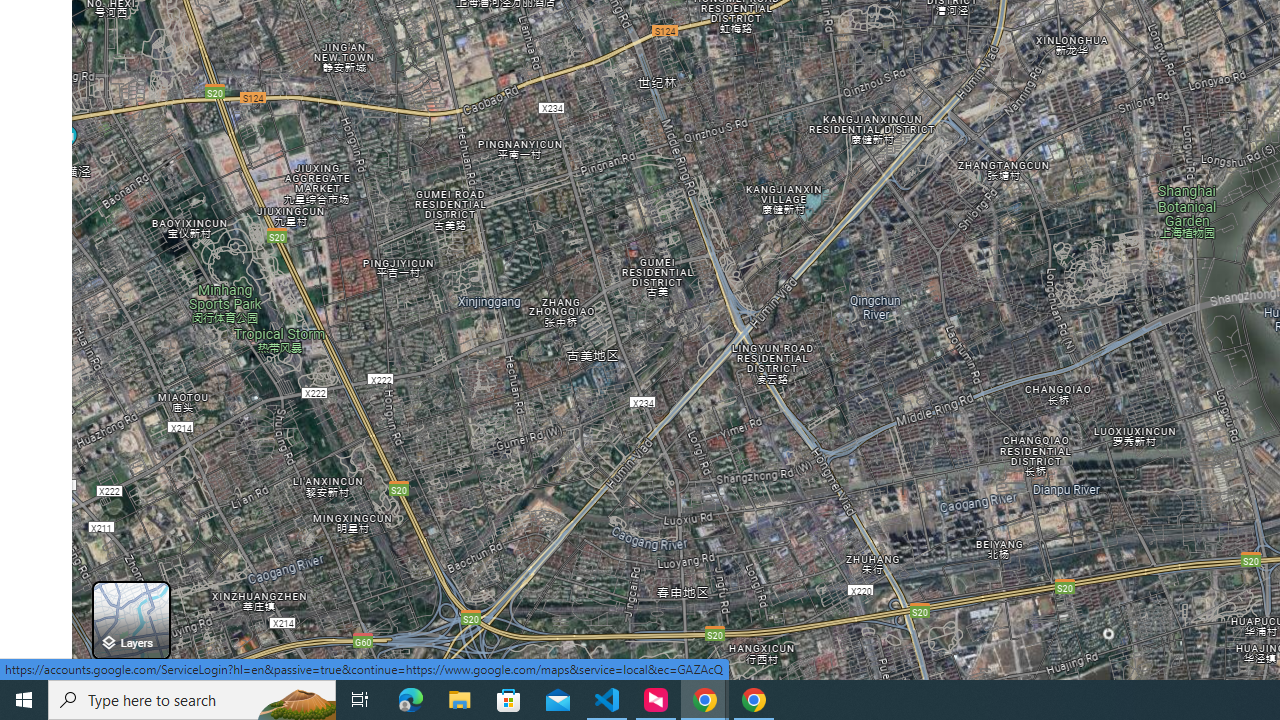 The image size is (1280, 720). Describe the element at coordinates (130, 619) in the screenshot. I see `'Layers'` at that location.